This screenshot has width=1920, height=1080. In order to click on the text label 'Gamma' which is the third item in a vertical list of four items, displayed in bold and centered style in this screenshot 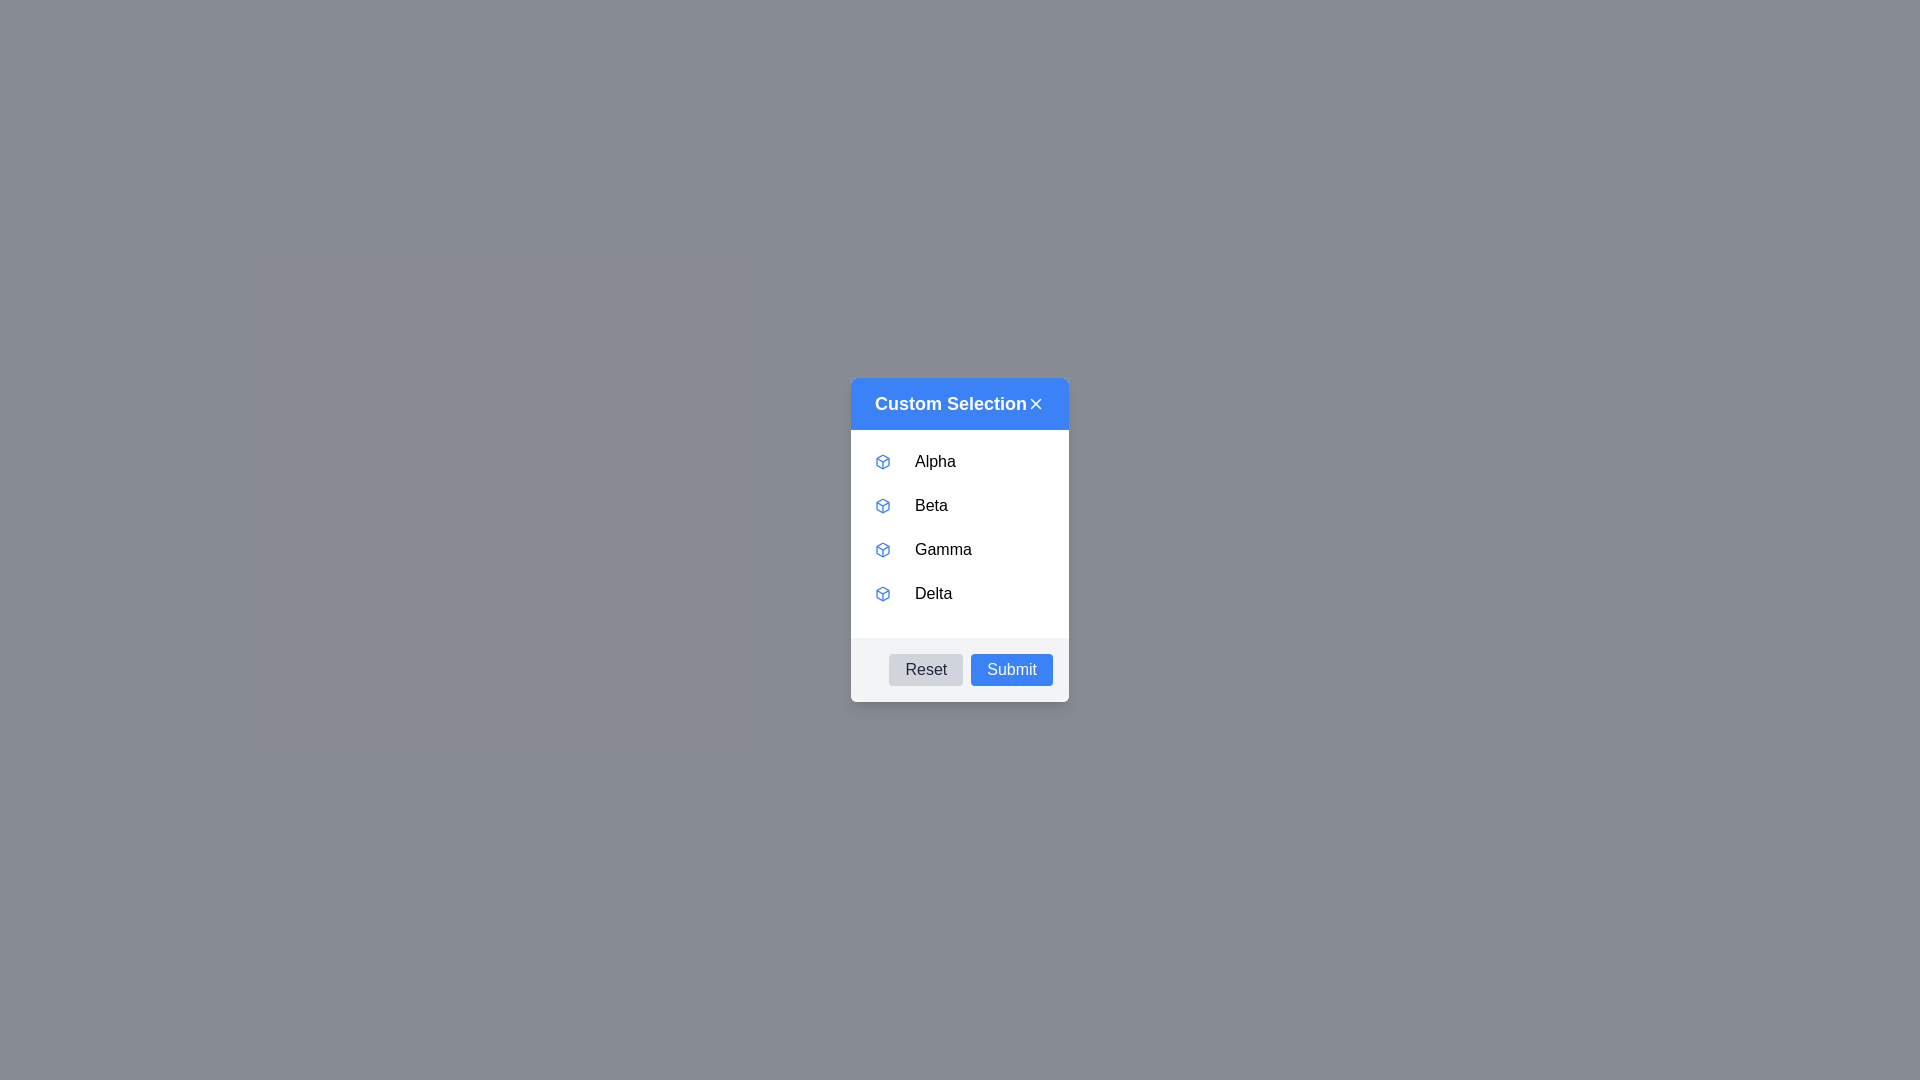, I will do `click(942, 550)`.